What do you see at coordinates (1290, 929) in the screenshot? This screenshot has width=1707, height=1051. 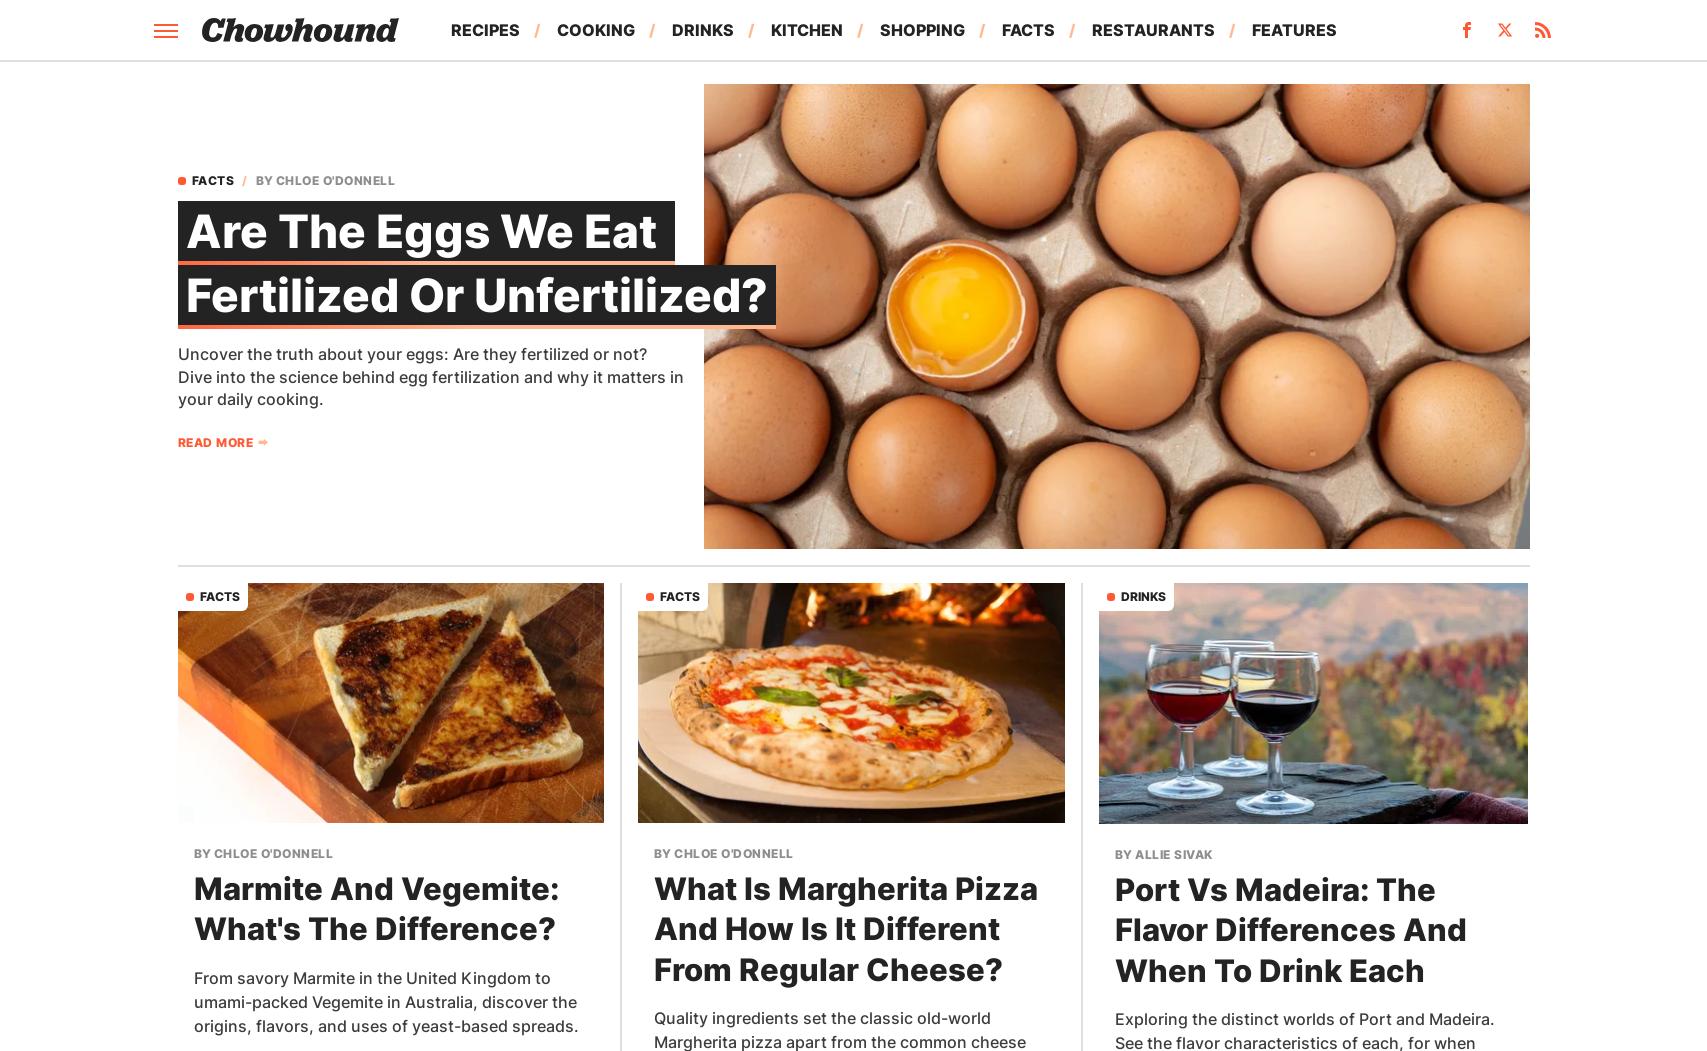 I see `'Port Vs Madeira: The Flavor Differences And When To Drink Each'` at bounding box center [1290, 929].